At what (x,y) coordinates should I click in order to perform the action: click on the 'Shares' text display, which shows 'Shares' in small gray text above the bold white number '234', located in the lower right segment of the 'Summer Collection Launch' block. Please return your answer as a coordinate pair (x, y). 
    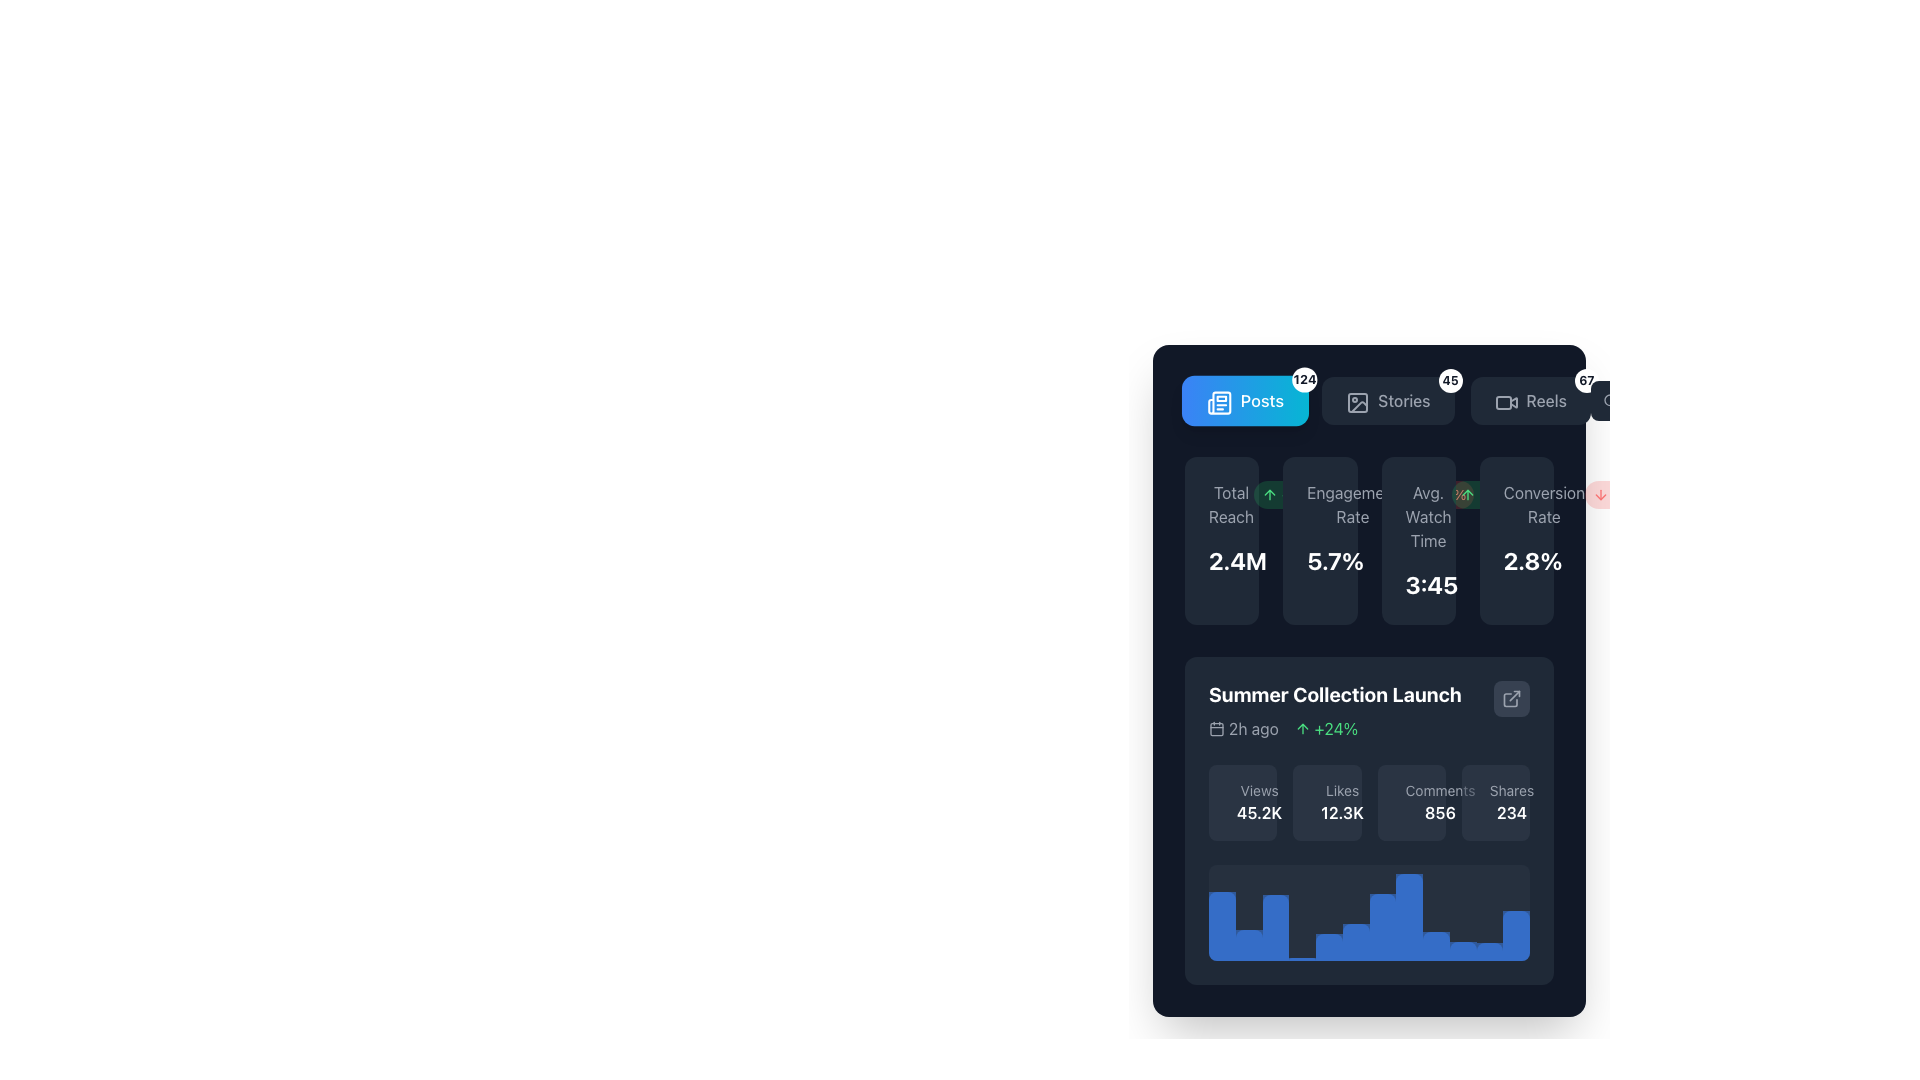
    Looking at the image, I should click on (1512, 801).